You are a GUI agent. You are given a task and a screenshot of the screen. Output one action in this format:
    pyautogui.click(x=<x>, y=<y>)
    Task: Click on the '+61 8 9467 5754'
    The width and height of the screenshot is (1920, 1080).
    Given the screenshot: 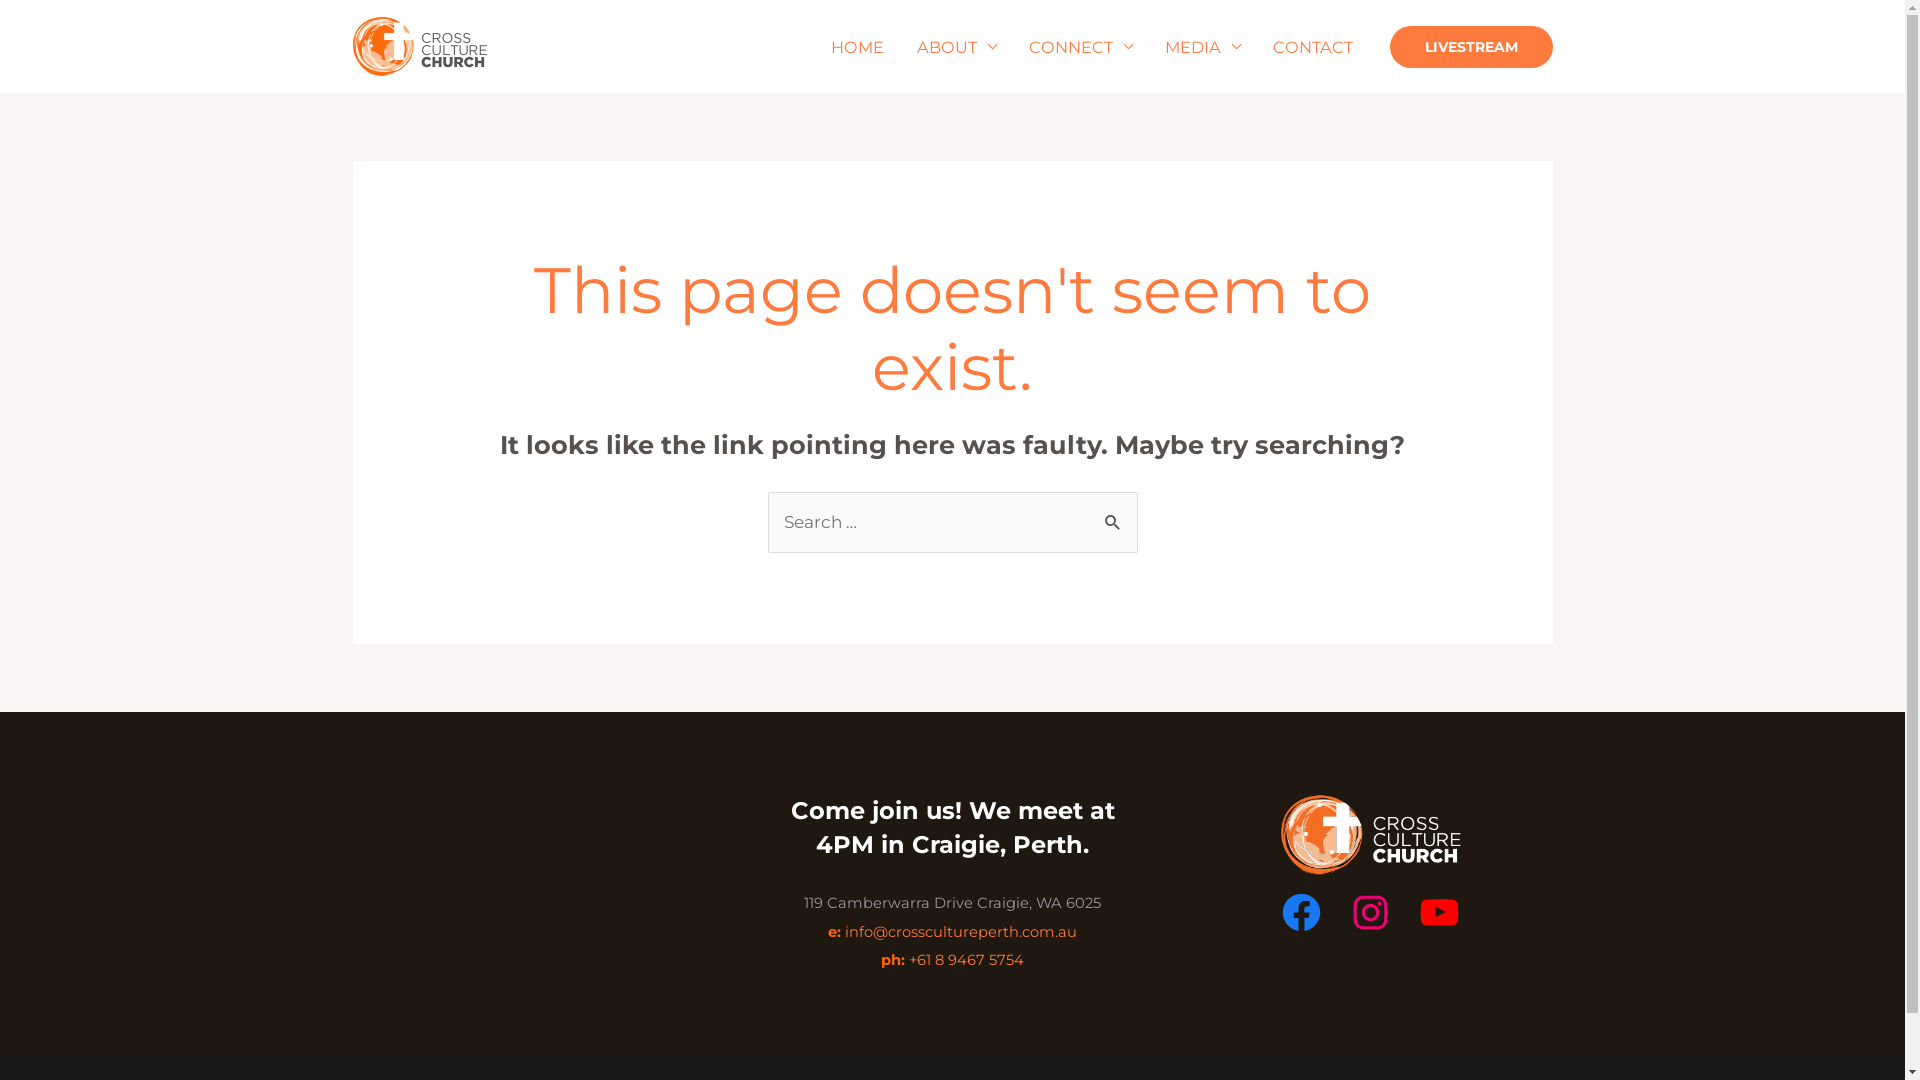 What is the action you would take?
    pyautogui.click(x=966, y=959)
    